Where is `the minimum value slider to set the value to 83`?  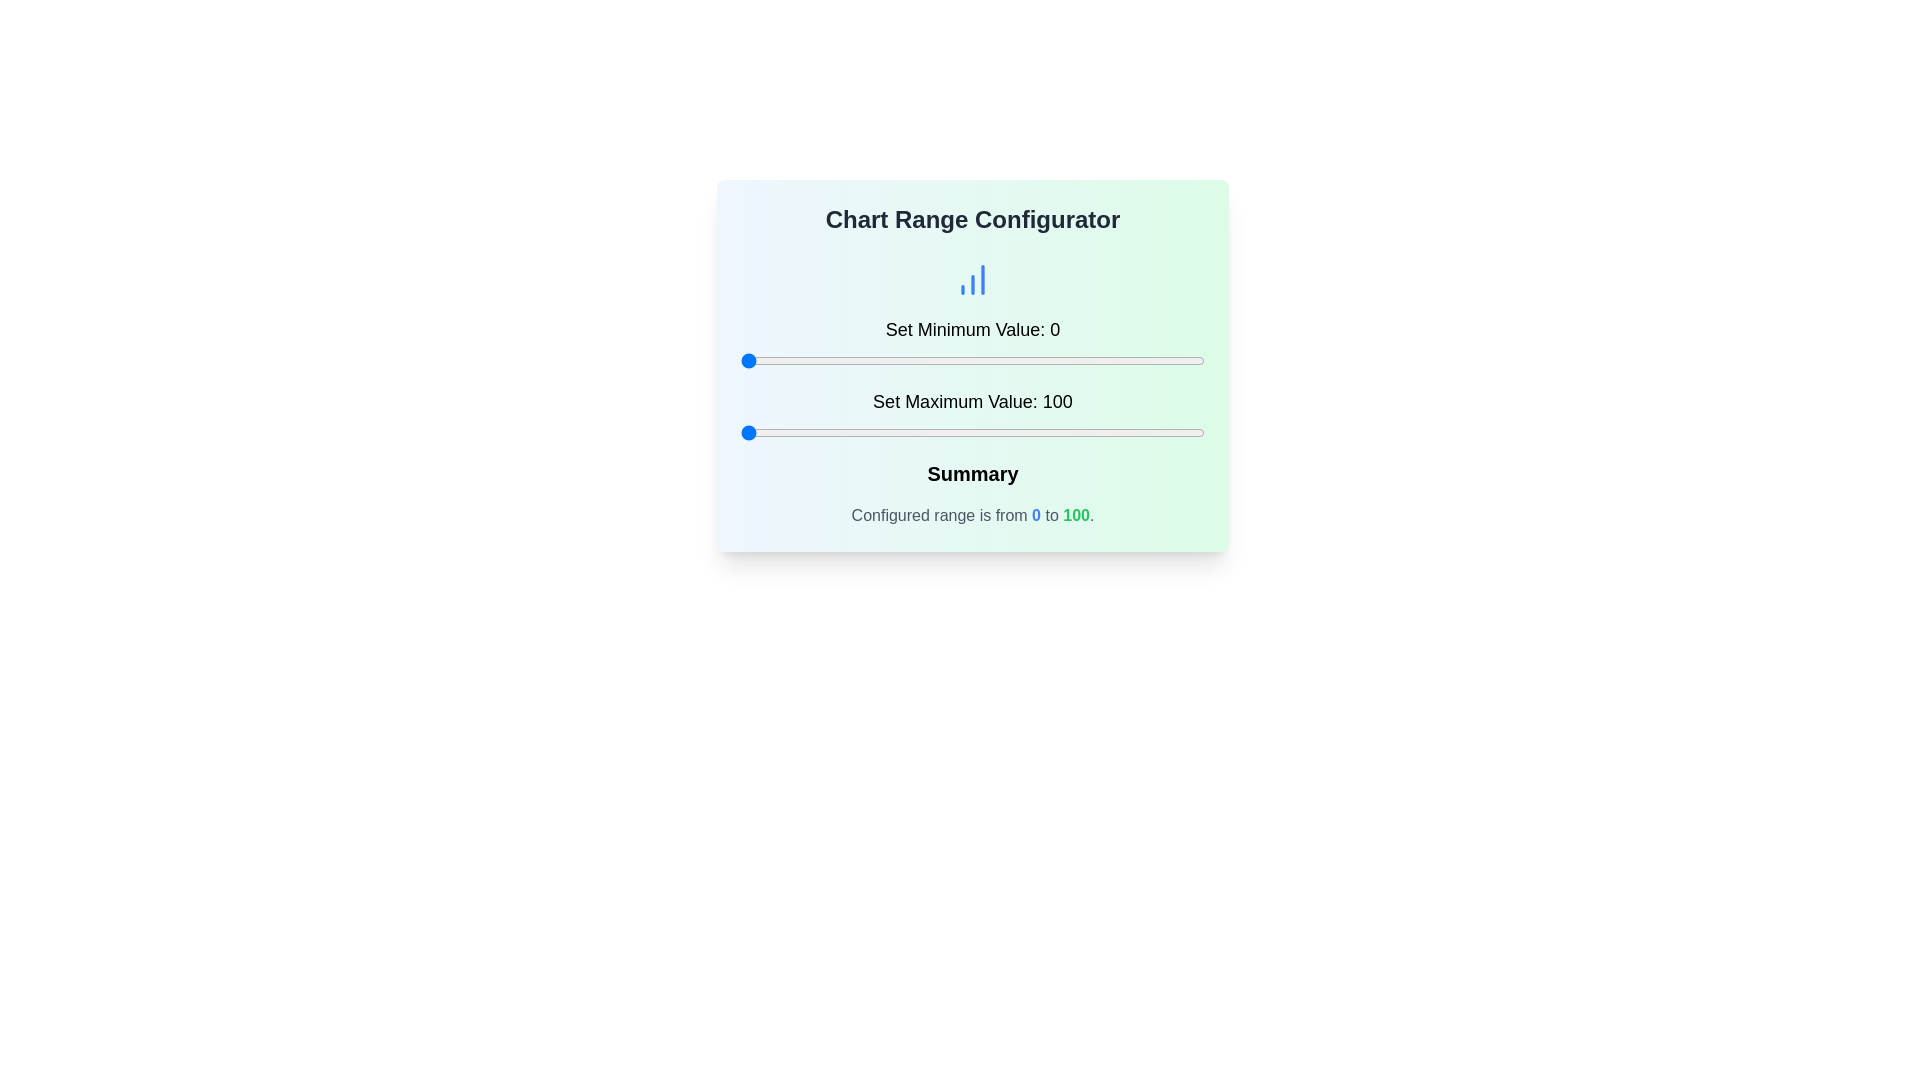
the minimum value slider to set the value to 83 is located at coordinates (1126, 361).